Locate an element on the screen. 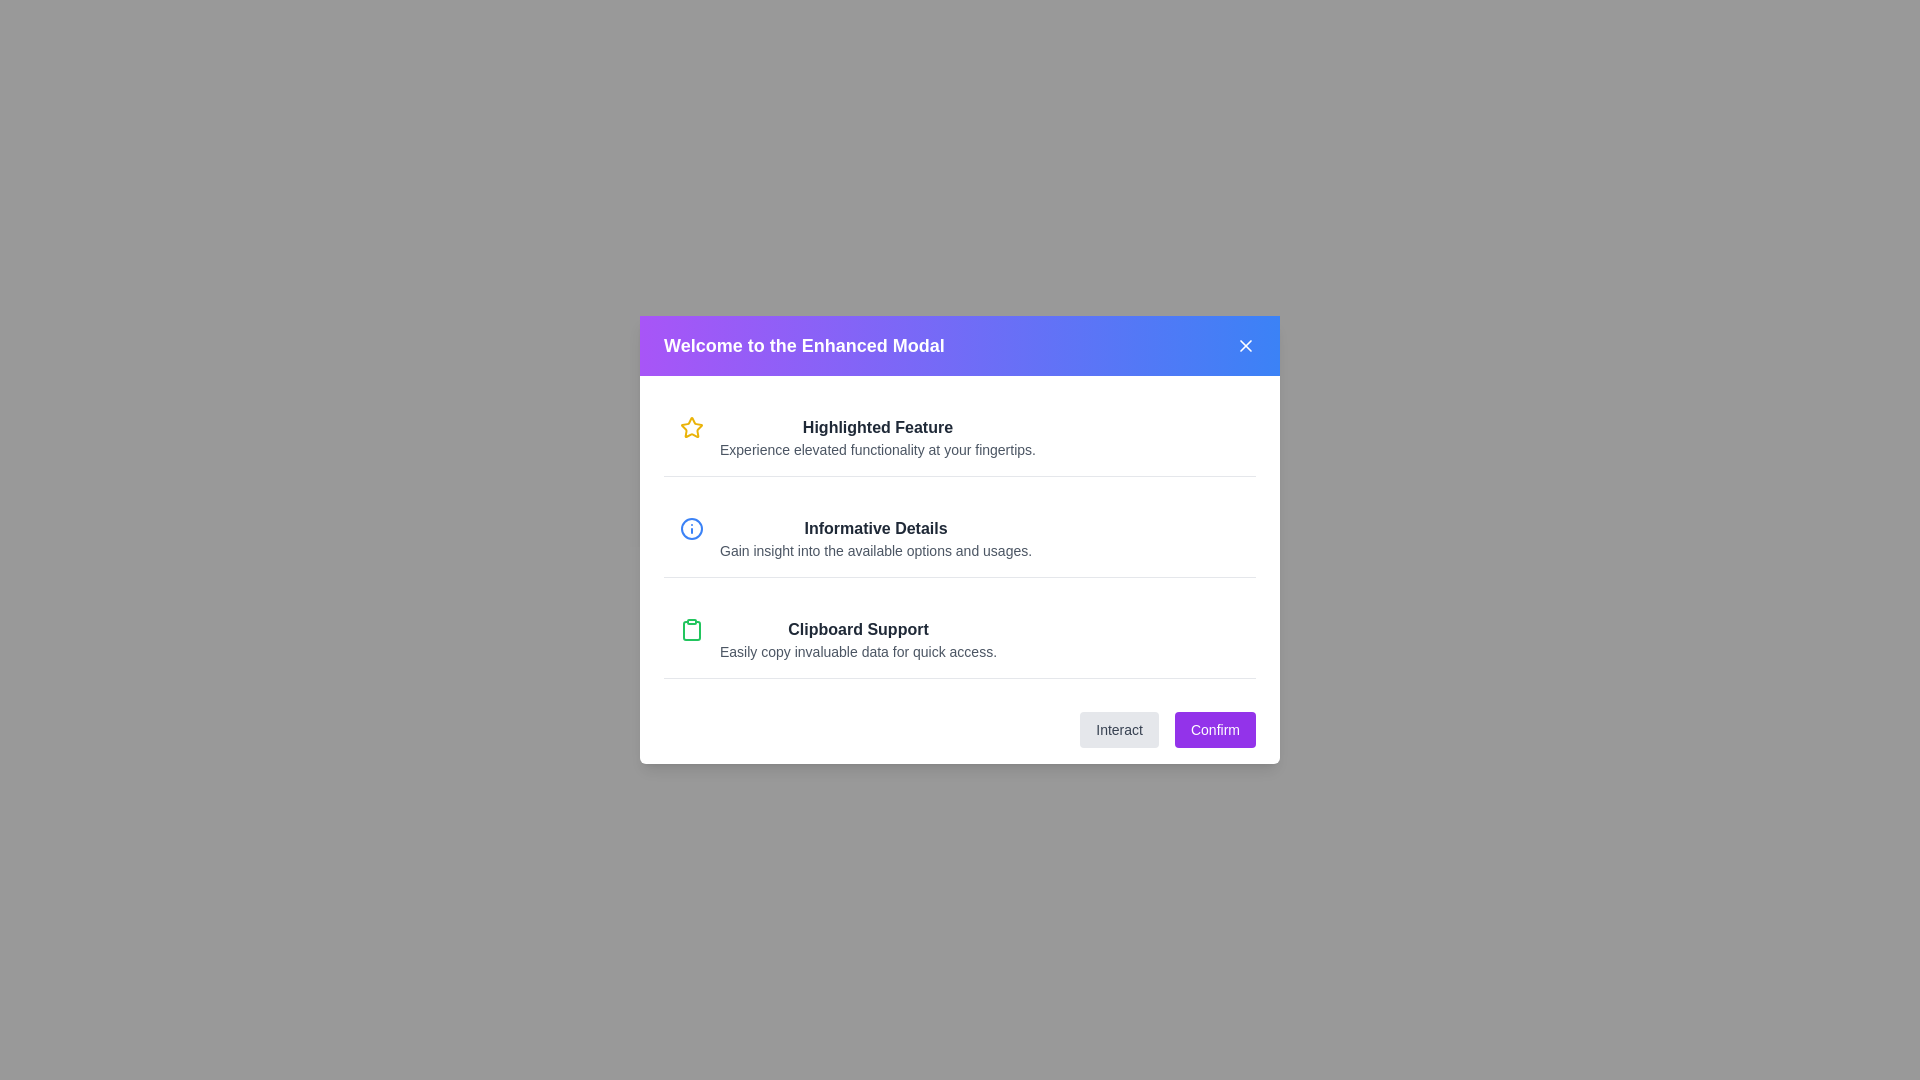 This screenshot has width=1920, height=1080. the text block styled in smaller gray font that displays 'Easily copy invaluable data for quick access.' located below the 'Clipboard Support' heading with a green clipboard icon is located at coordinates (858, 651).